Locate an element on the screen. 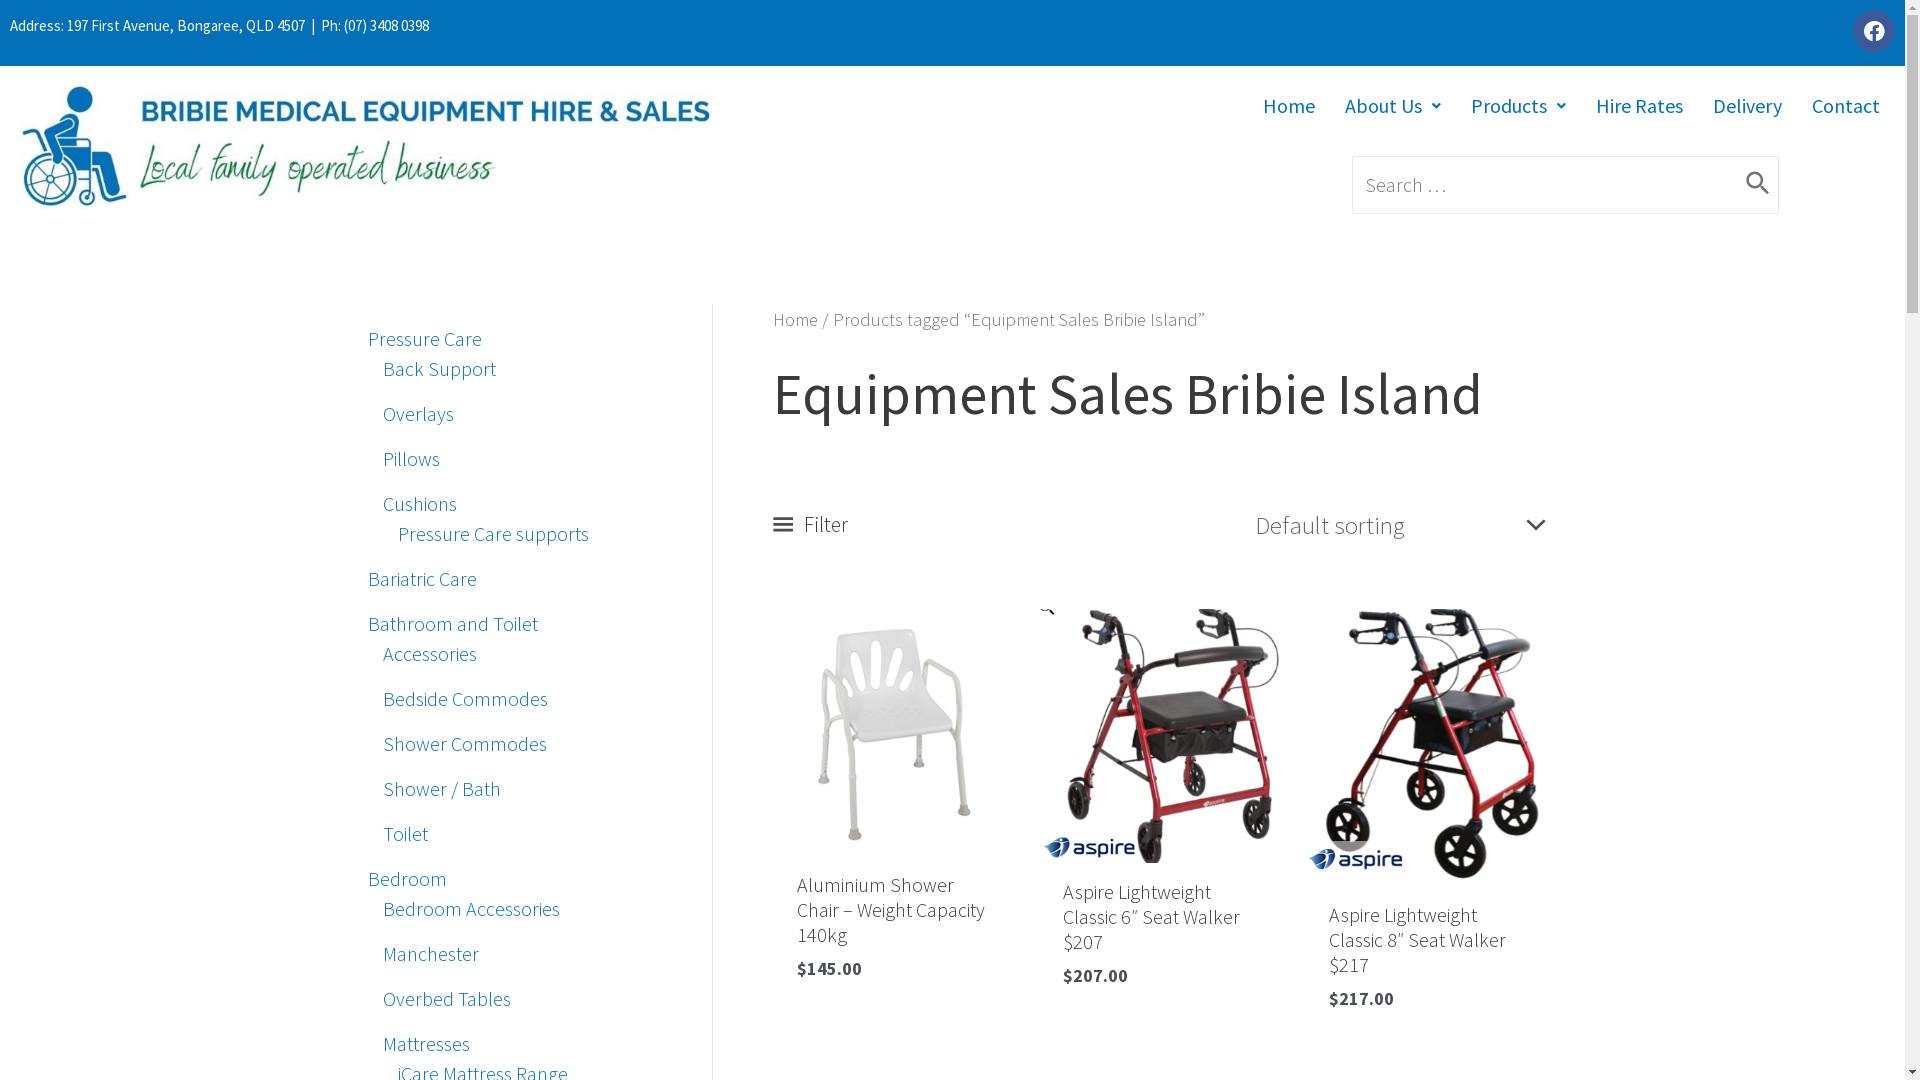 This screenshot has width=1920, height=1080. 'Overlays' is located at coordinates (416, 412).